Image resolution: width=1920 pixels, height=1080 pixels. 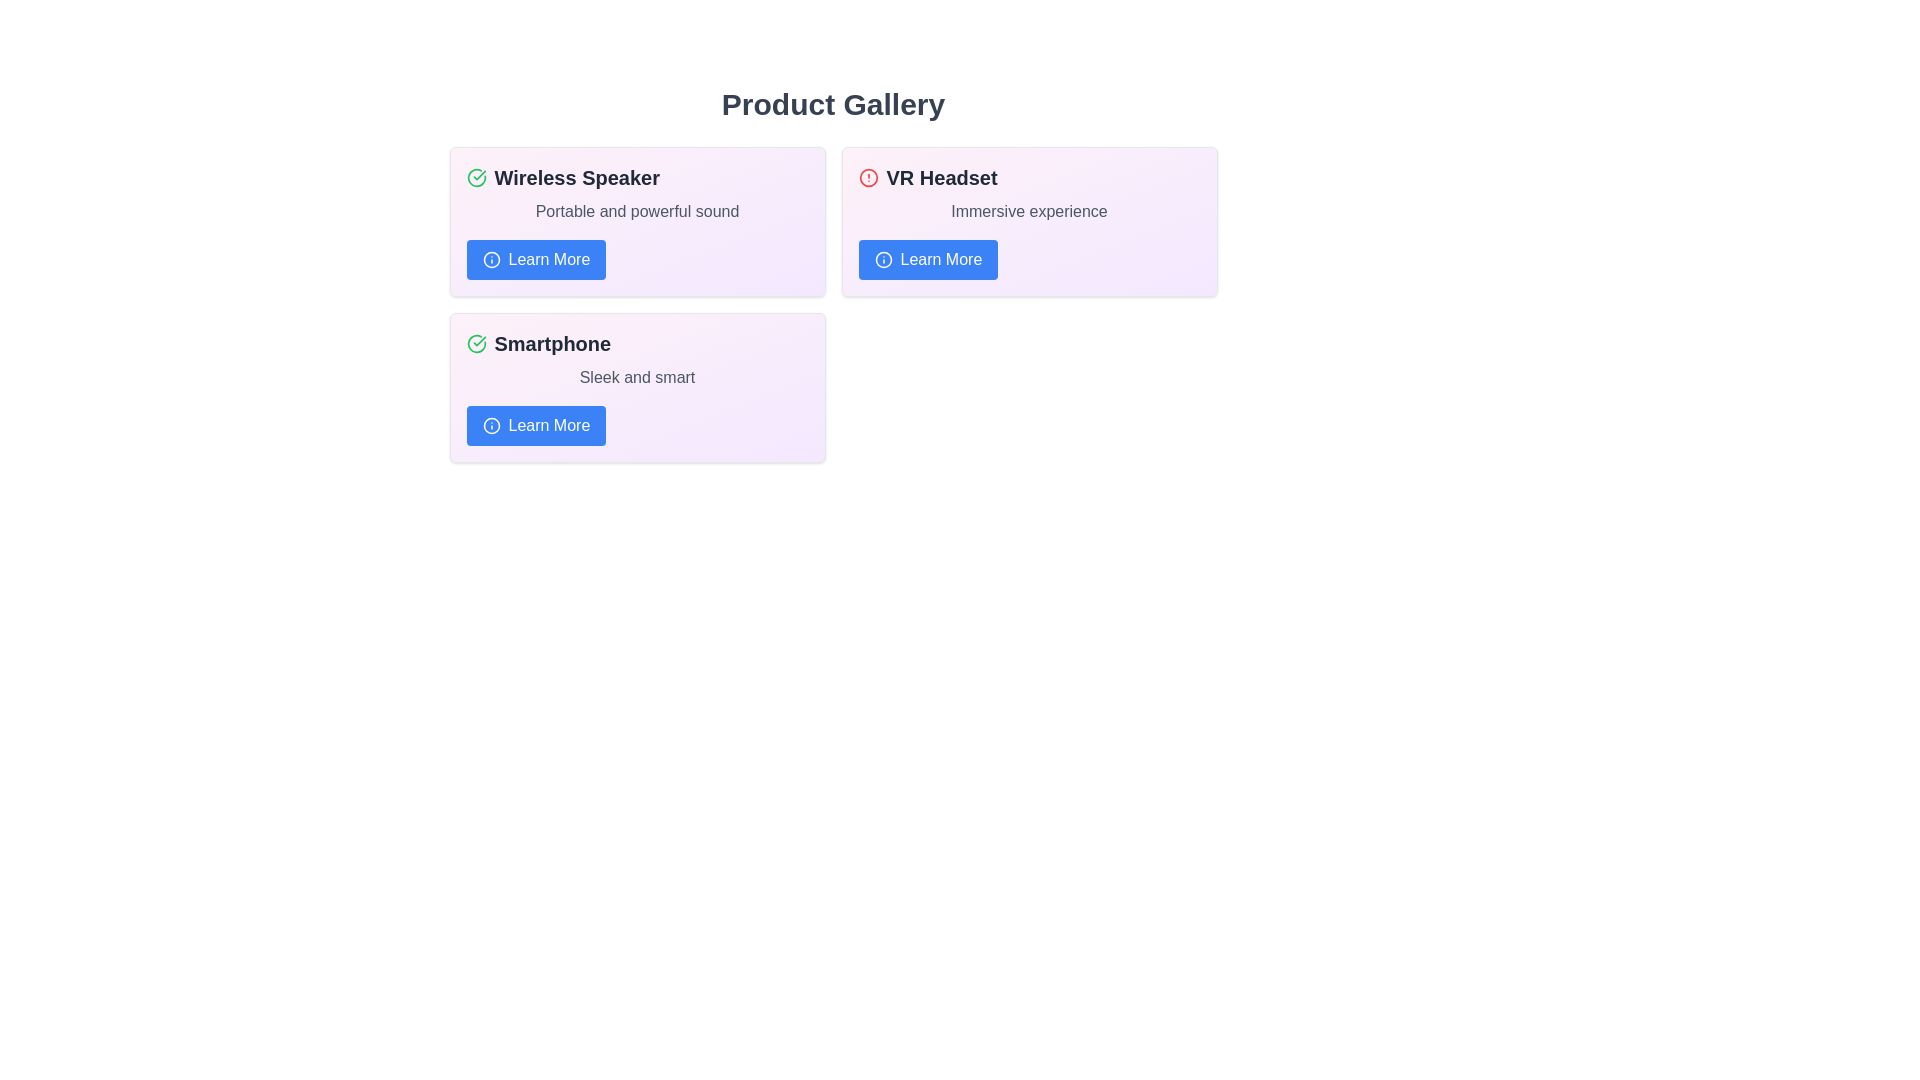 What do you see at coordinates (536, 258) in the screenshot?
I see `the 'Learn More' button for the Wireless Speaker product` at bounding box center [536, 258].